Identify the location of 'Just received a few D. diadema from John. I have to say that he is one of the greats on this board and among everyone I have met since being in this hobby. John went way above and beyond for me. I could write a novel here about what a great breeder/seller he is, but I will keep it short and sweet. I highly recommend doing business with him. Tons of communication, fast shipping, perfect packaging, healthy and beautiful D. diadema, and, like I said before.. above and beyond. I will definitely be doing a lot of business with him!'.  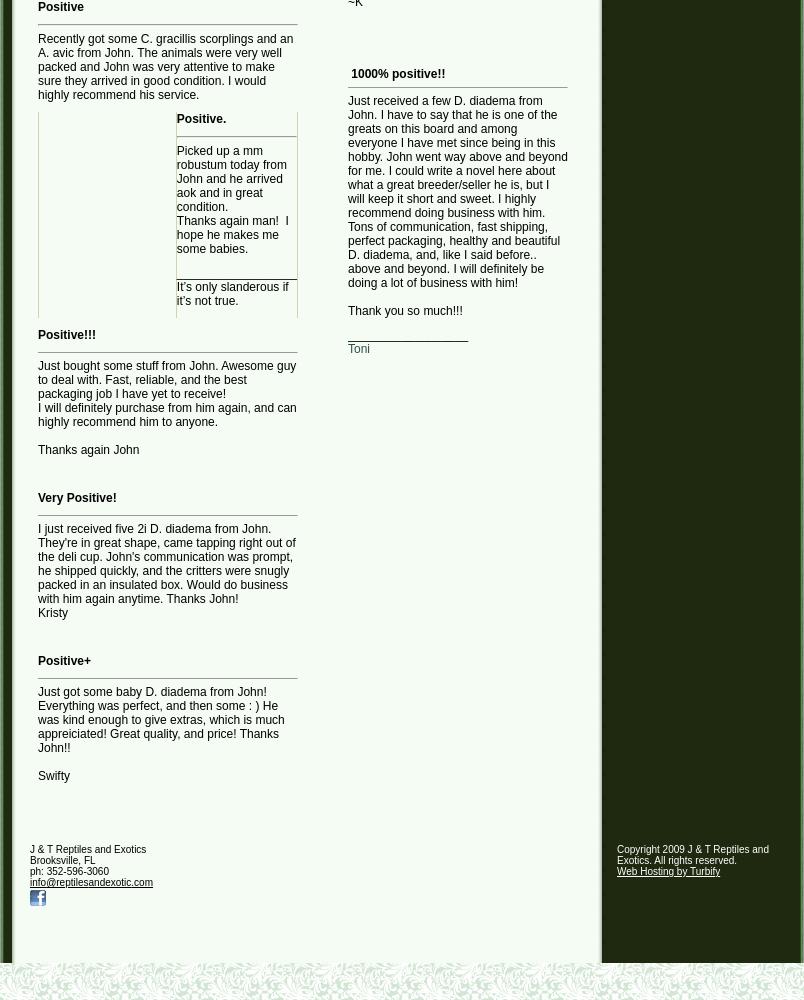
(456, 191).